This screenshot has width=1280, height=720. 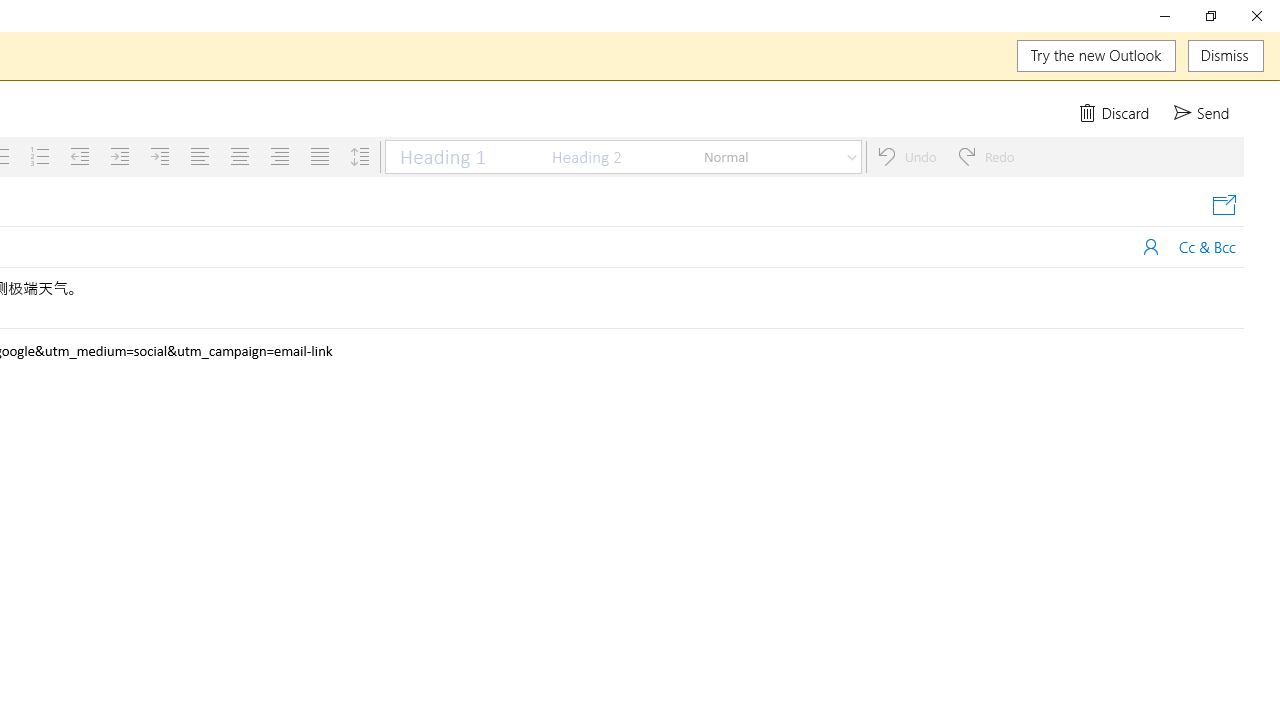 What do you see at coordinates (612, 155) in the screenshot?
I see `'Heading 2'` at bounding box center [612, 155].